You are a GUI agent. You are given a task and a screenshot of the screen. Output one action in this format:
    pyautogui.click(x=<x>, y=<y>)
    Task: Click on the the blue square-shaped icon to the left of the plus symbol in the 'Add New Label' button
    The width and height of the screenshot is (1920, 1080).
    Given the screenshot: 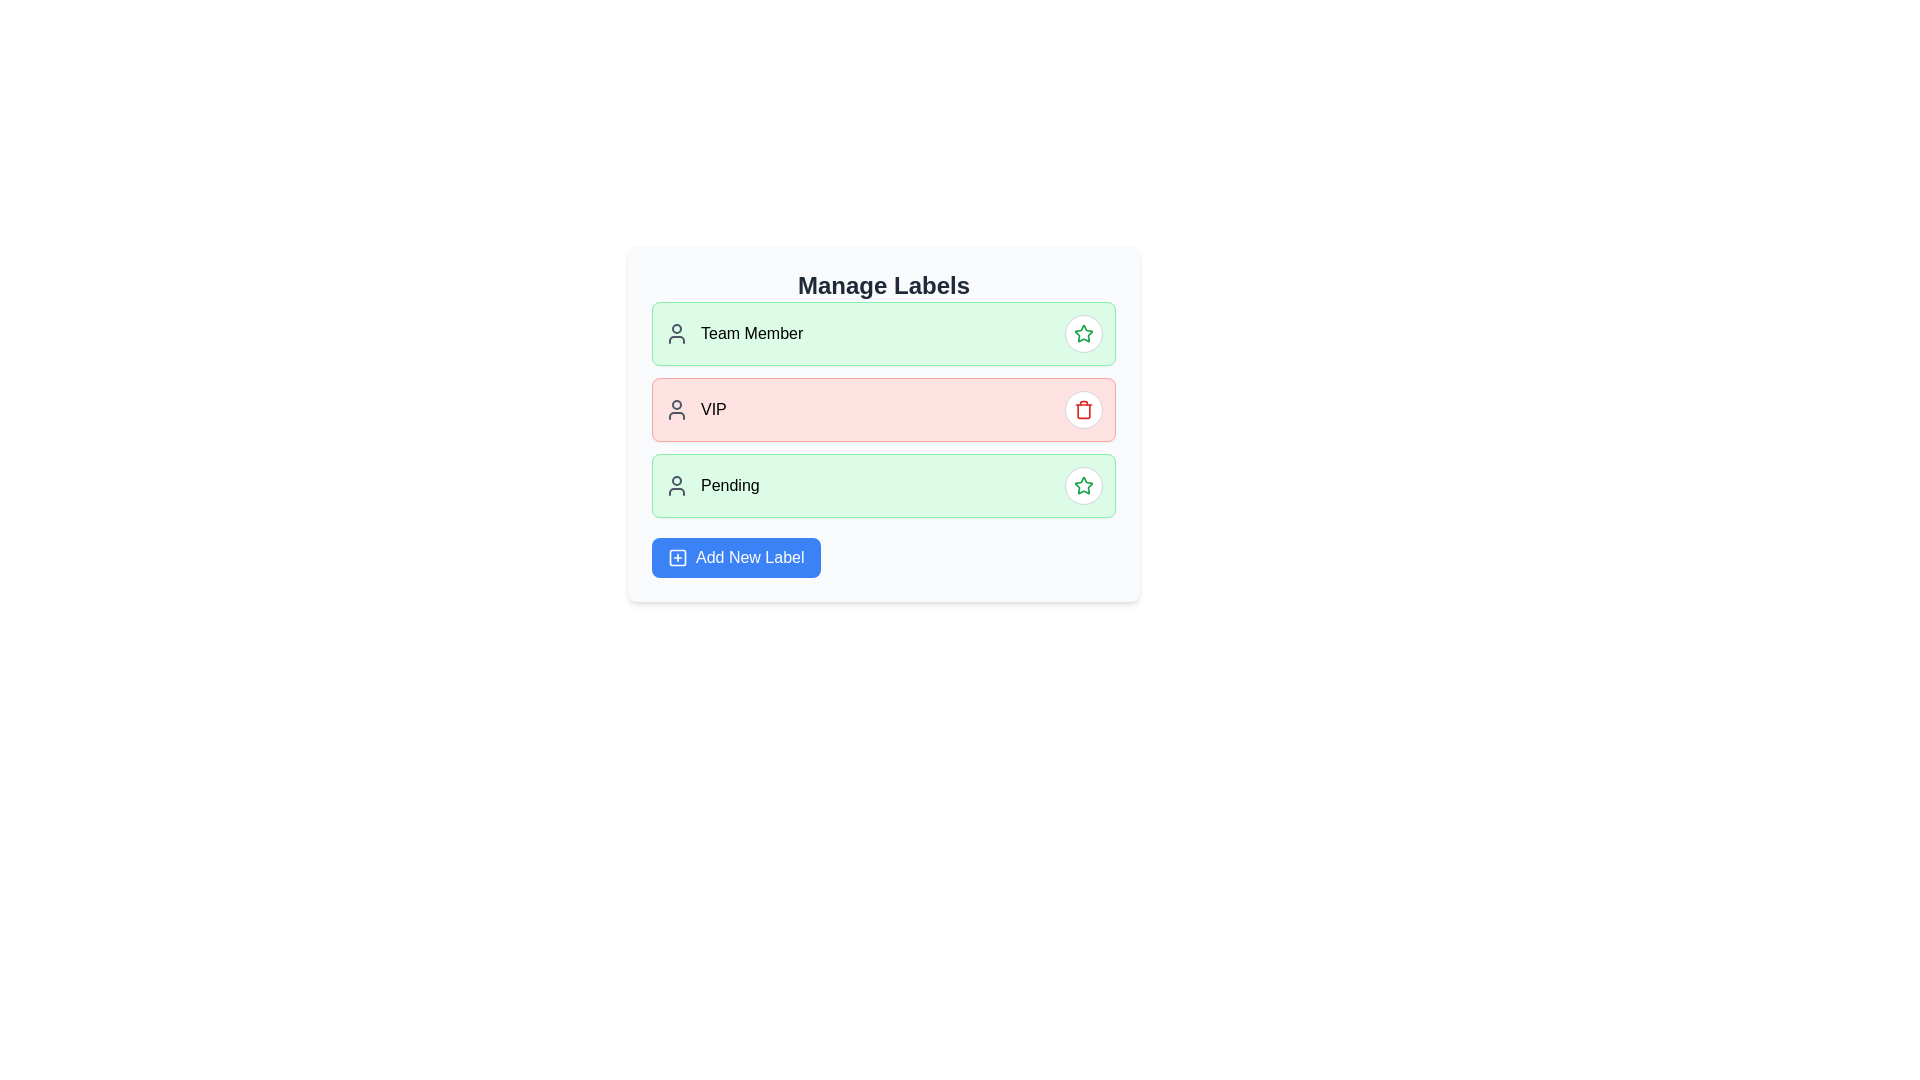 What is the action you would take?
    pyautogui.click(x=677, y=558)
    